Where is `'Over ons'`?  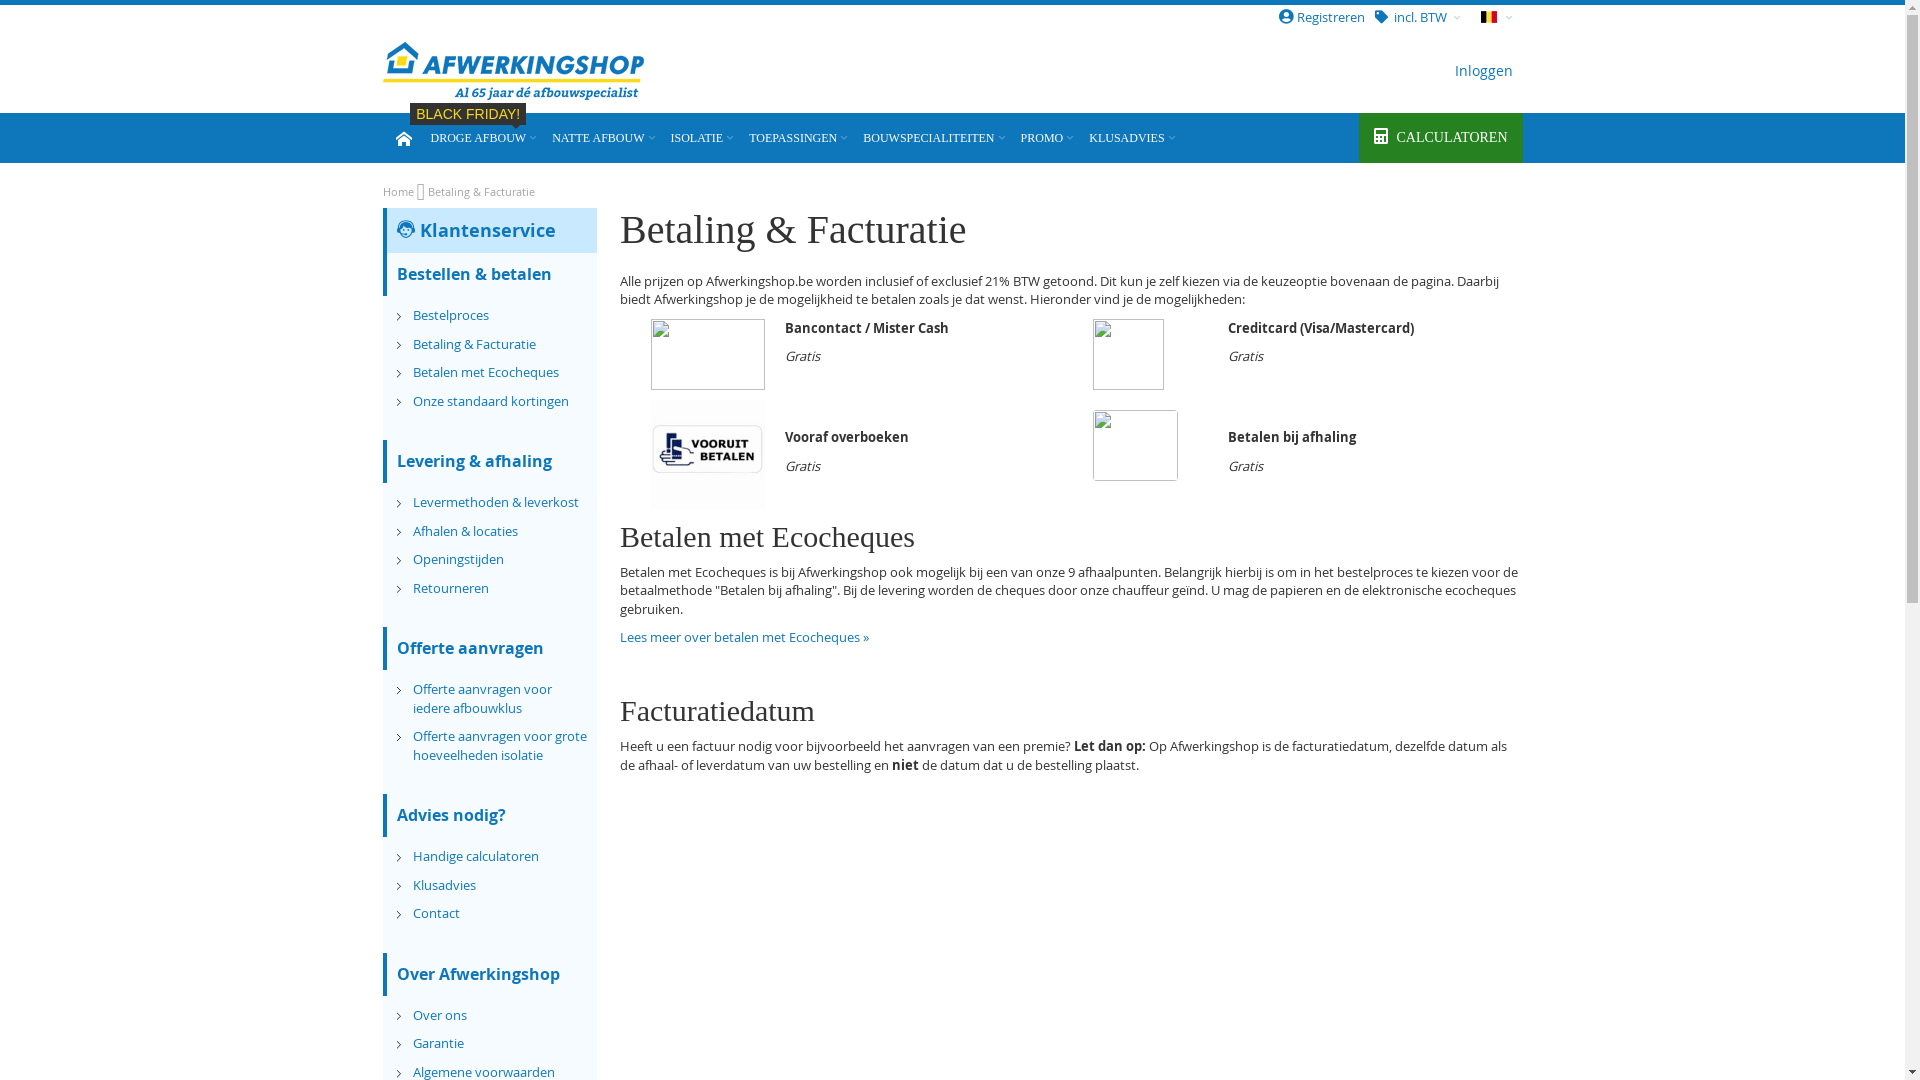
'Over ons' is located at coordinates (437, 1014).